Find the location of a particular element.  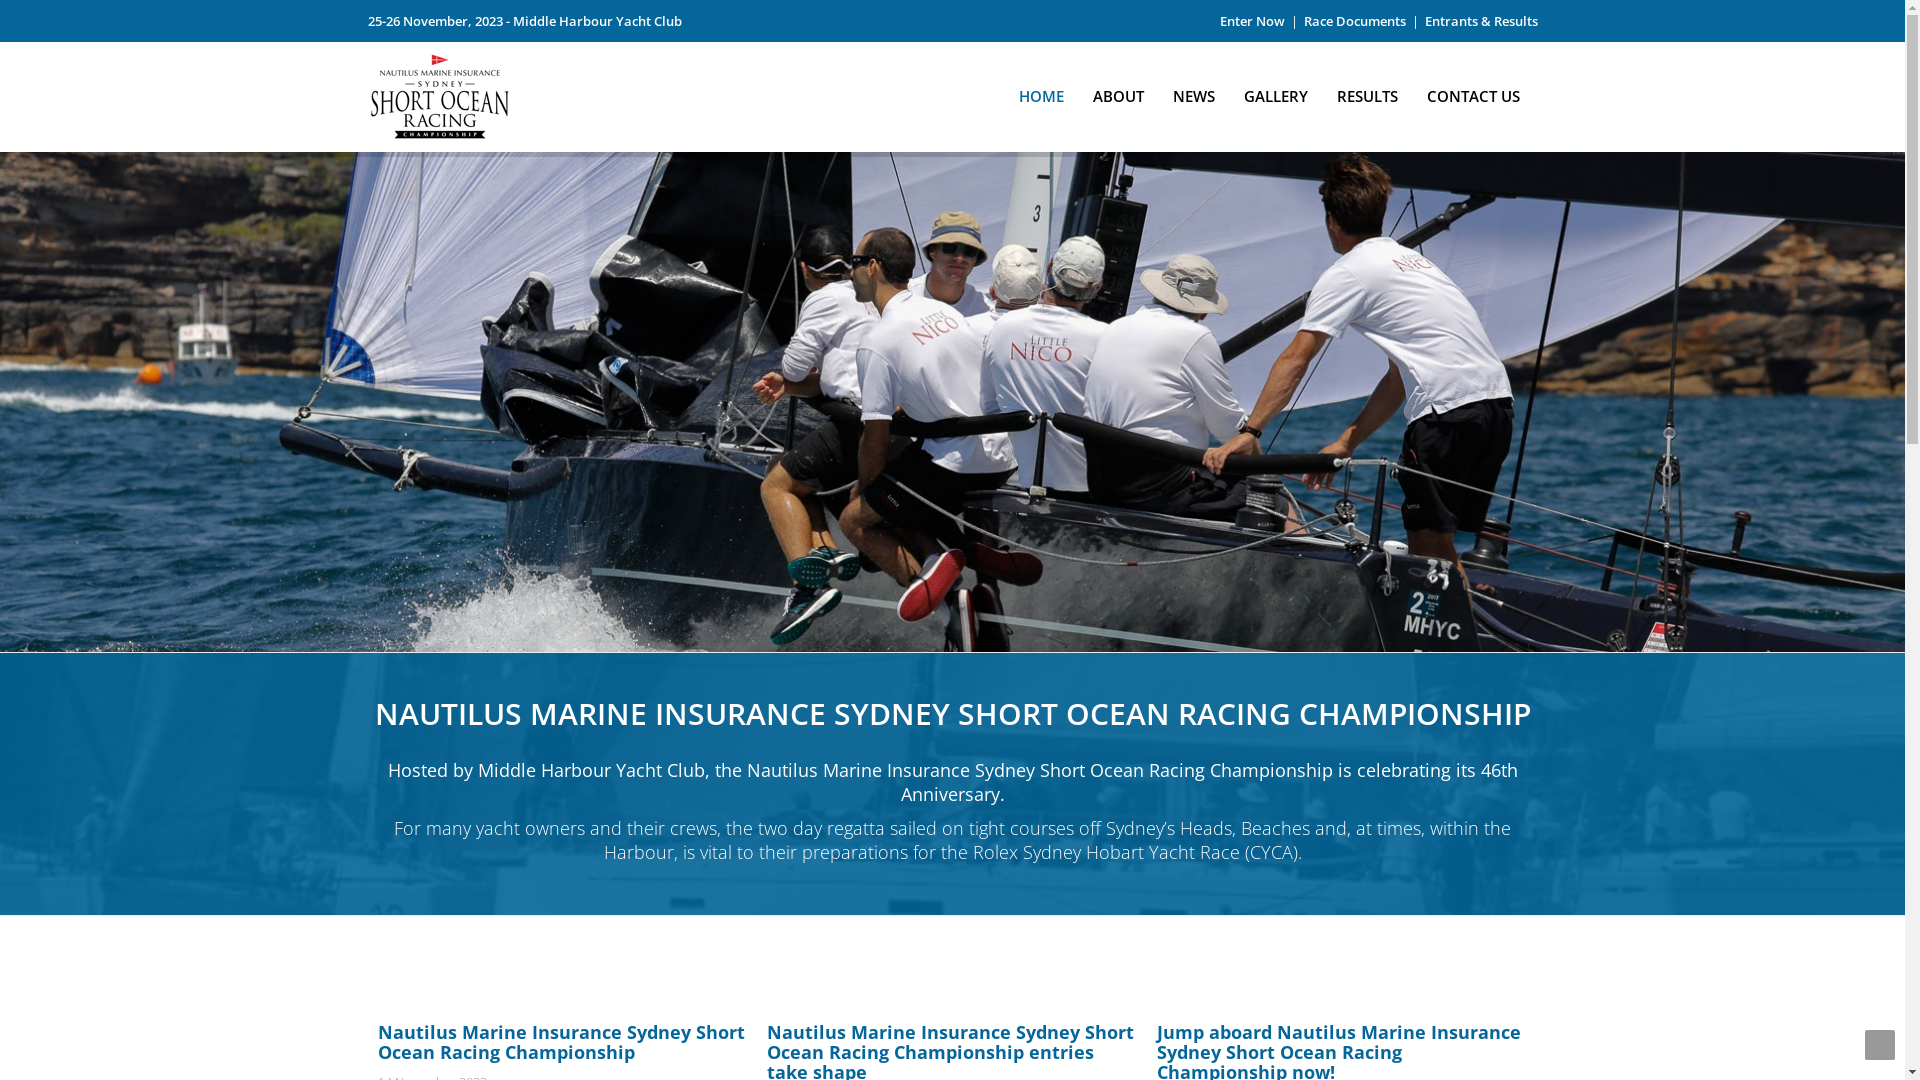

'RESULTS' is located at coordinates (1366, 90).